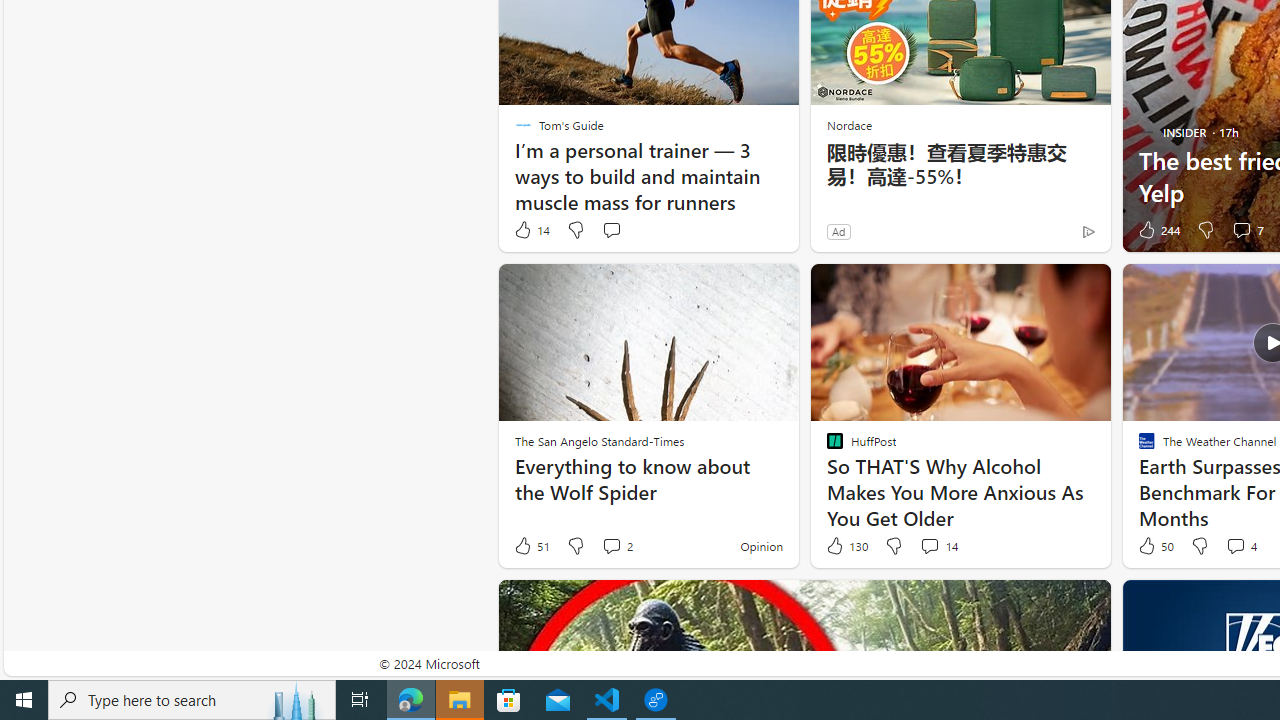 Image resolution: width=1280 pixels, height=720 pixels. I want to click on '244 Like', so click(1157, 229).